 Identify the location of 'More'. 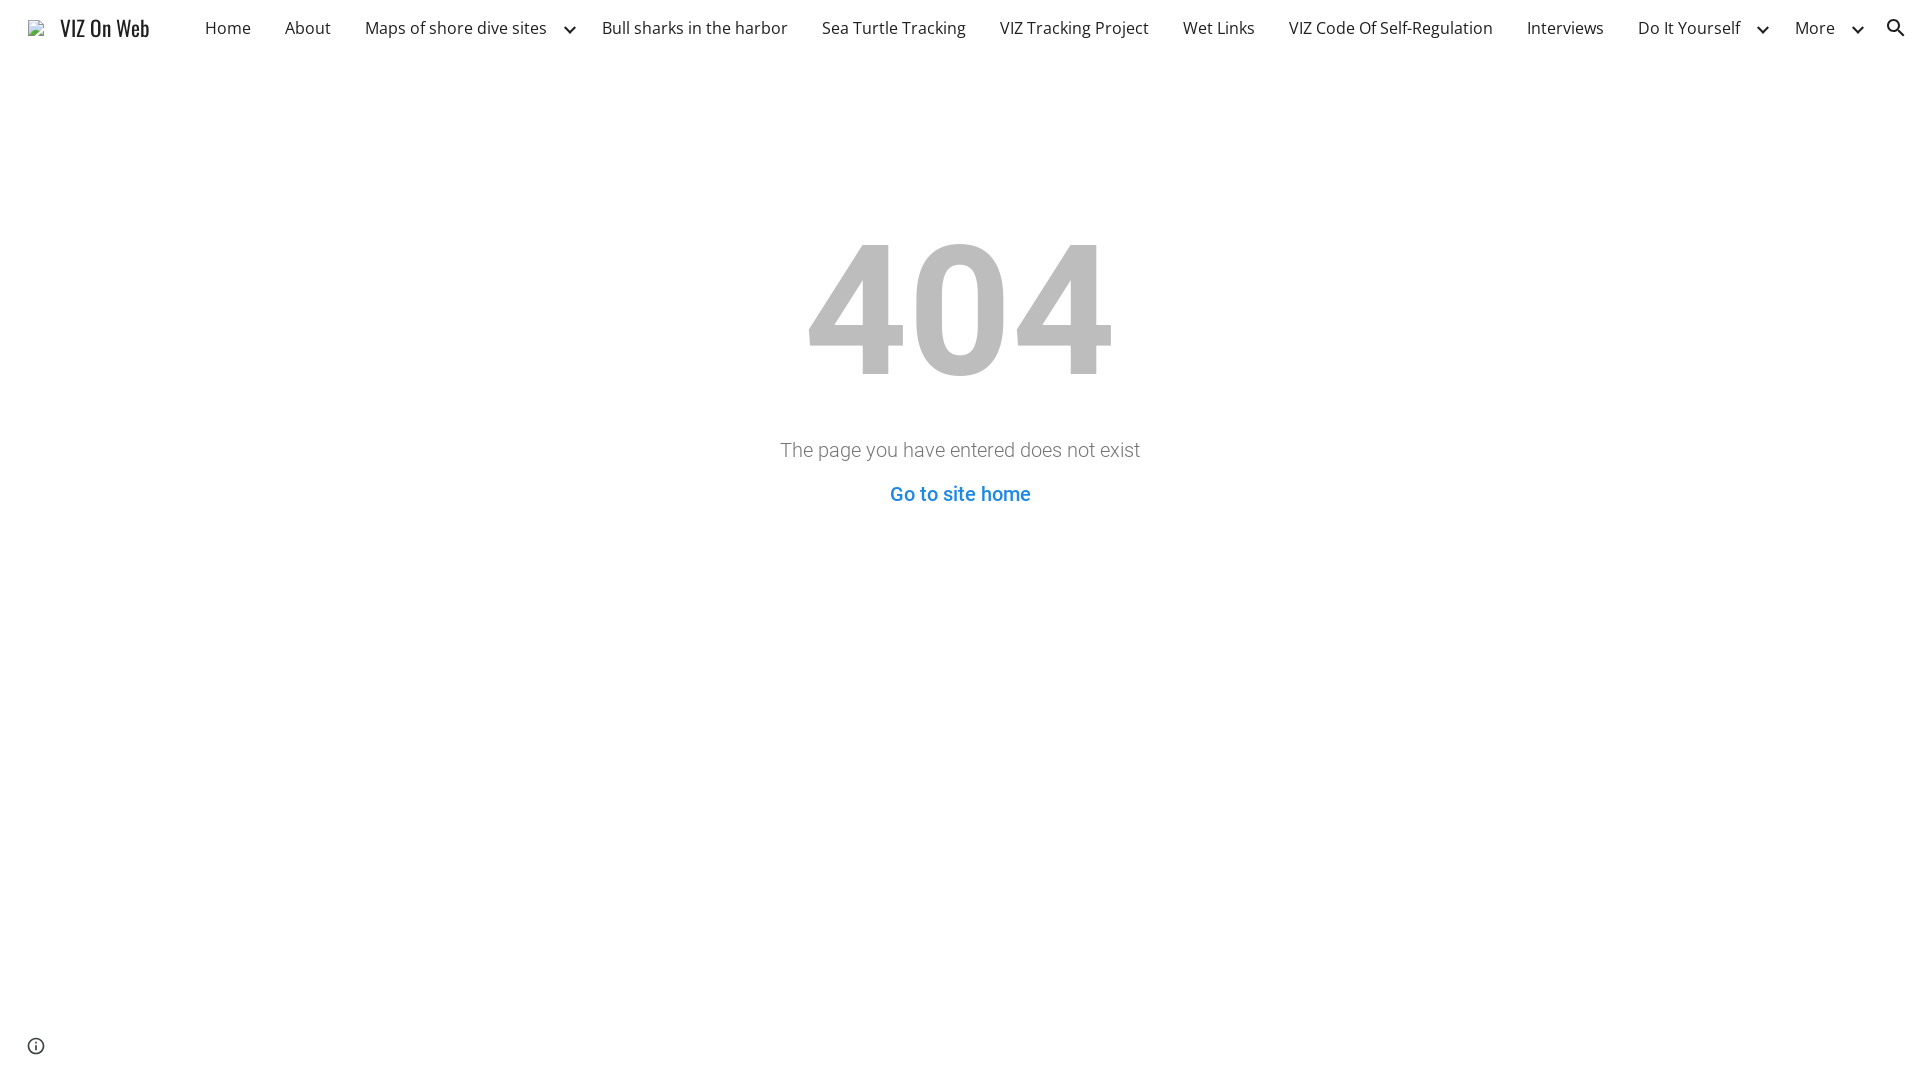
(1814, 27).